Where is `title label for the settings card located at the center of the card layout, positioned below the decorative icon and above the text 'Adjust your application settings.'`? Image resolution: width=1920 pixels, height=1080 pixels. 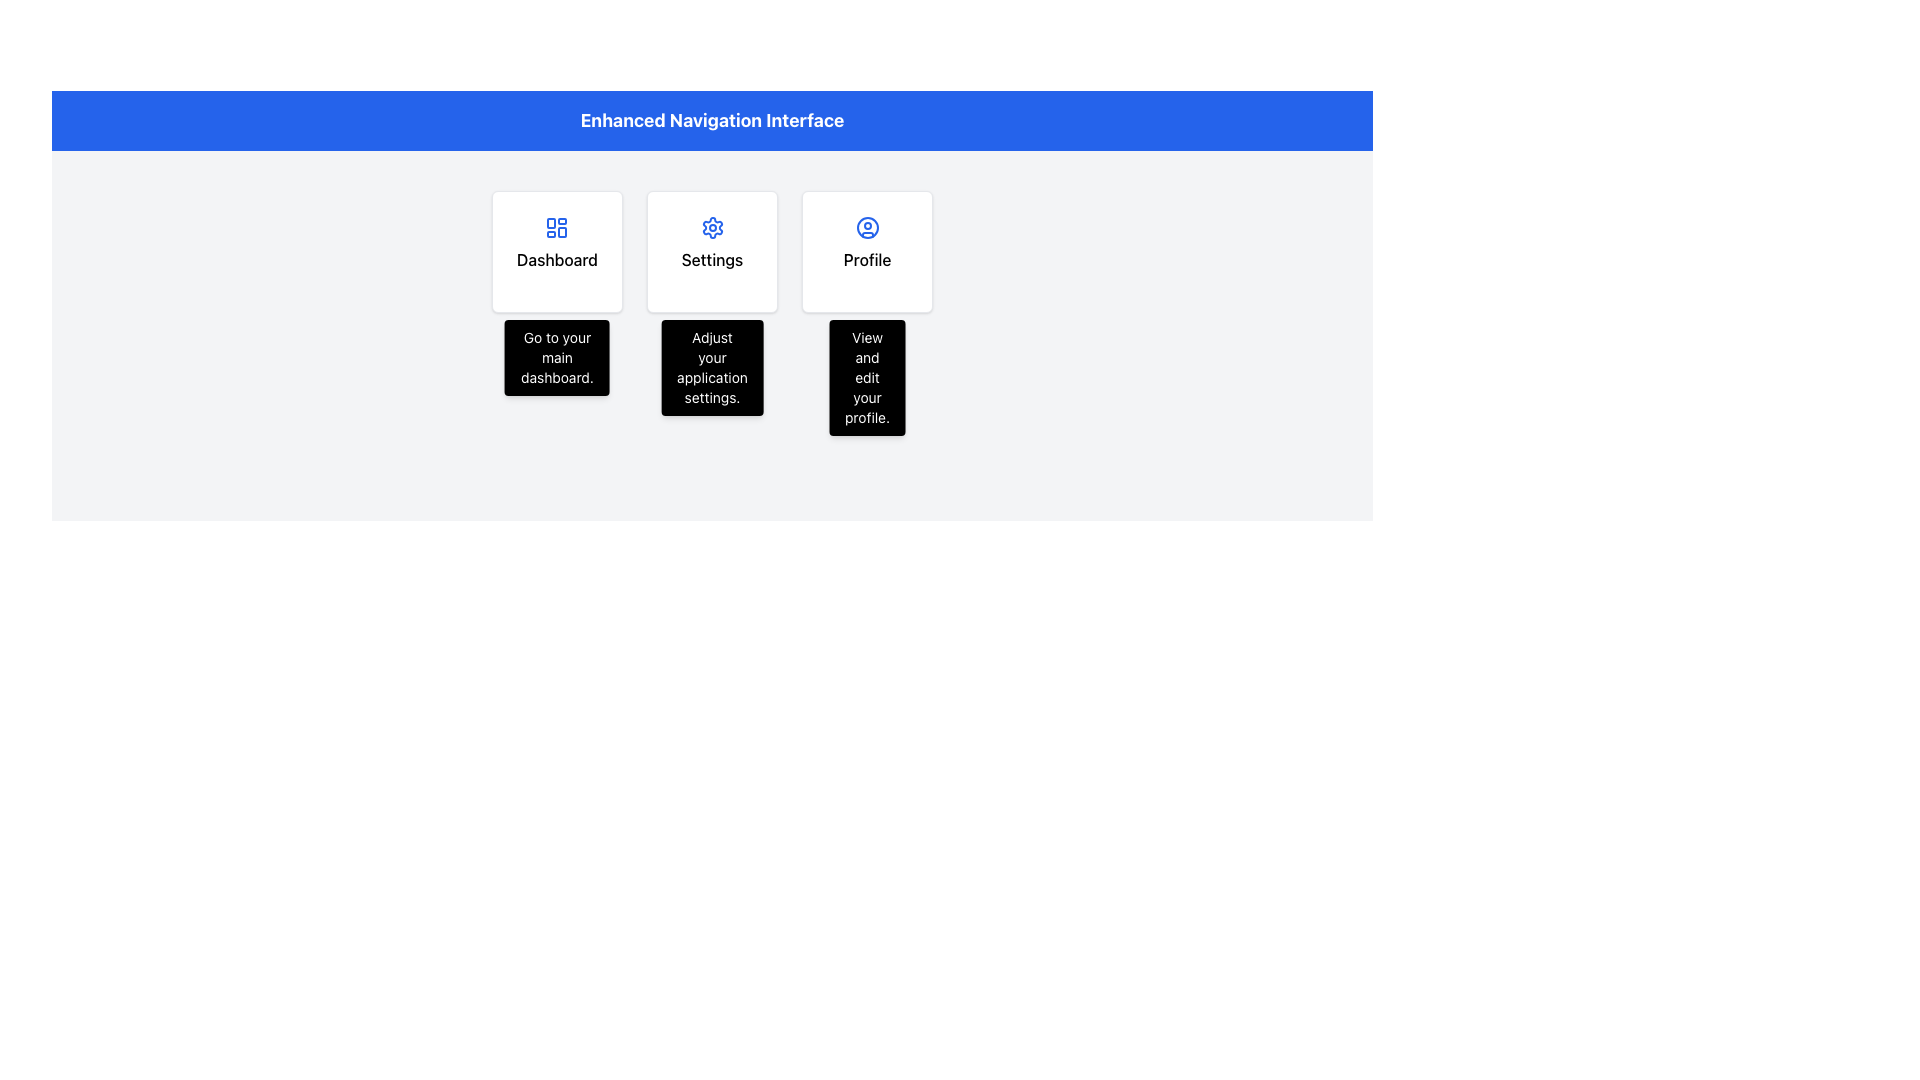
title label for the settings card located at the center of the card layout, positioned below the decorative icon and above the text 'Adjust your application settings.' is located at coordinates (712, 258).